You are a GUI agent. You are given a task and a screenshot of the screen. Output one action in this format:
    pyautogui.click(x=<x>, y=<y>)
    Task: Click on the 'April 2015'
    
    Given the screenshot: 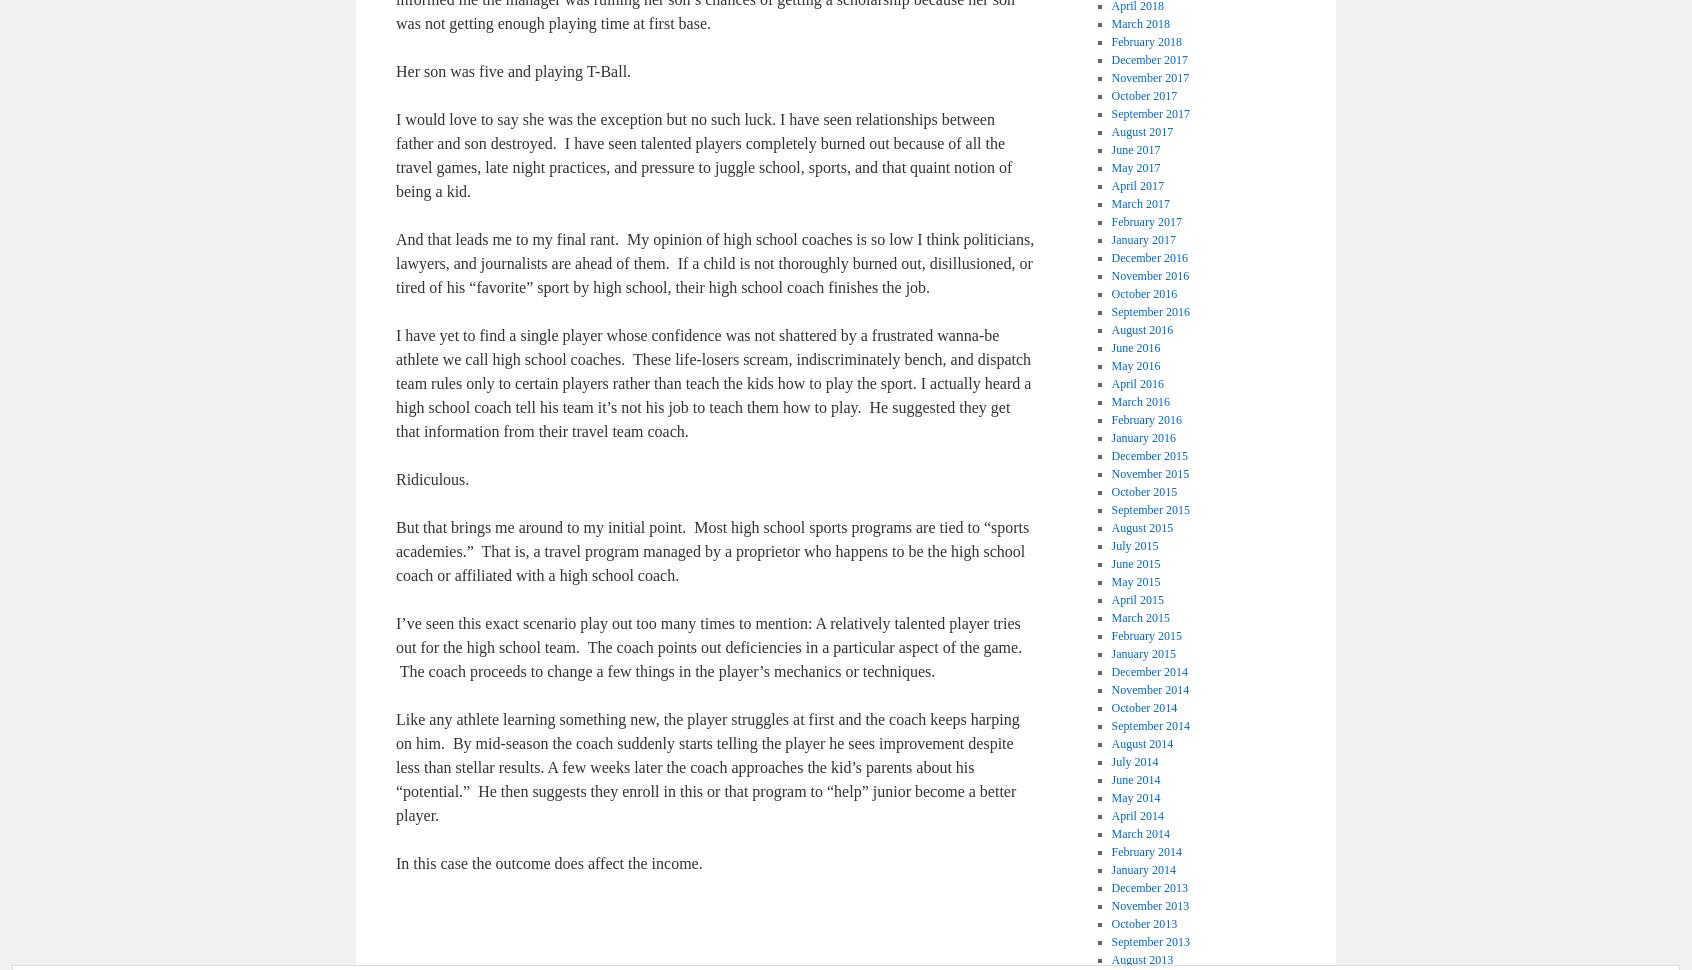 What is the action you would take?
    pyautogui.click(x=1136, y=600)
    